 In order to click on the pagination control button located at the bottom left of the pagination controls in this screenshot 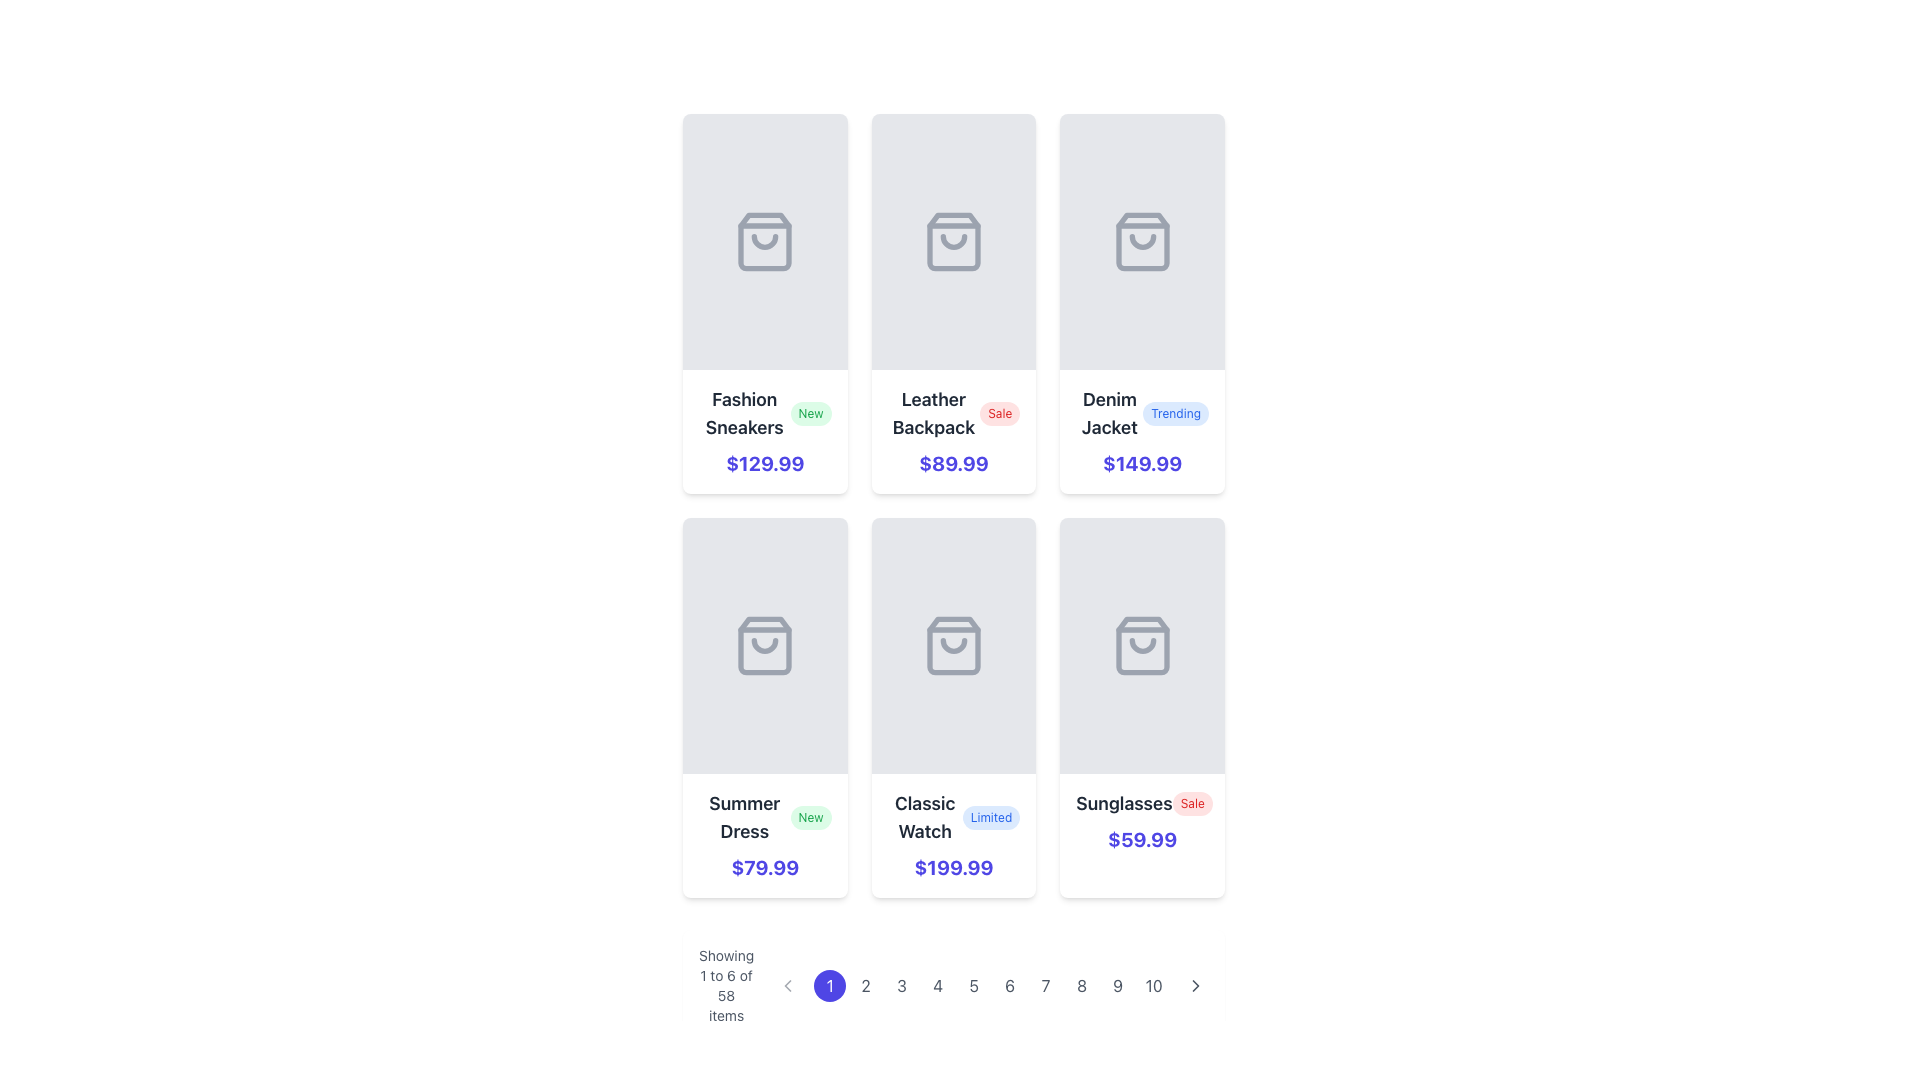, I will do `click(787, 985)`.